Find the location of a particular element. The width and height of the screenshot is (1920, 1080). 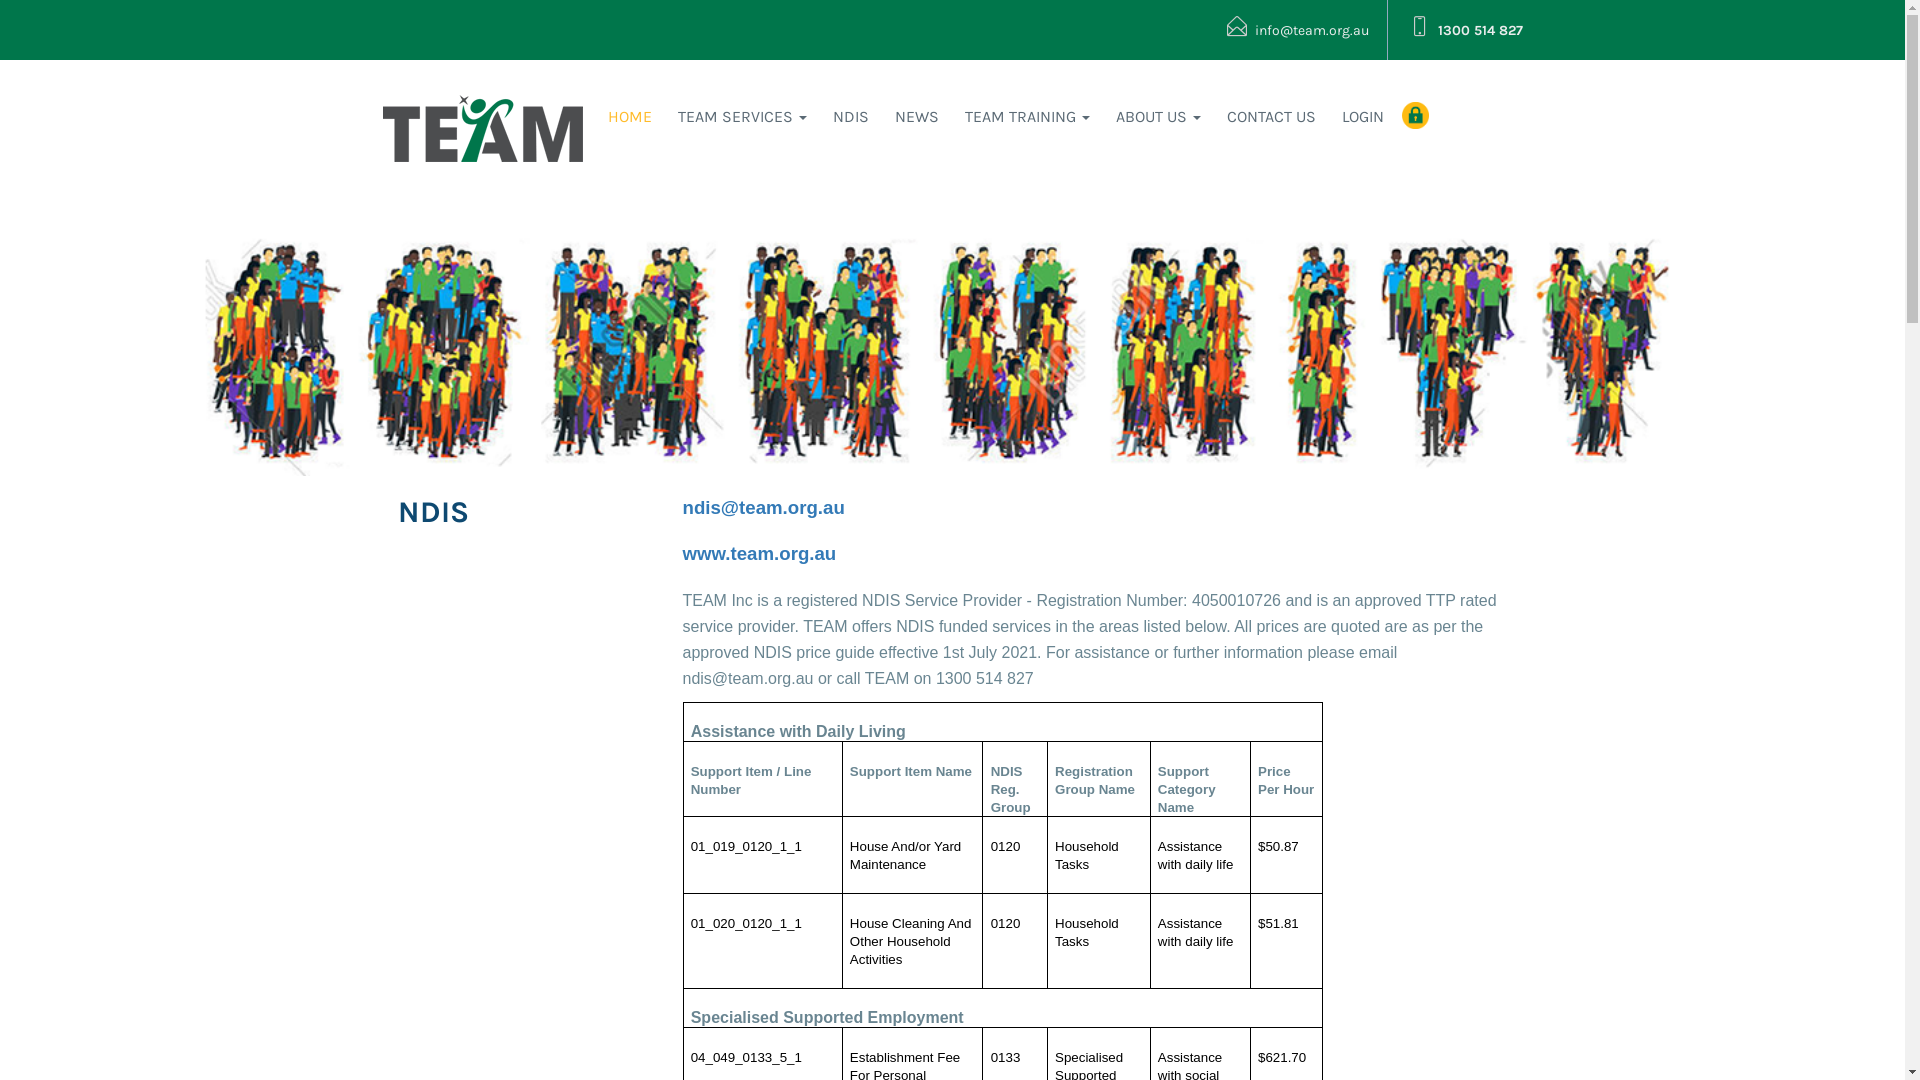

'CONTACT US' is located at coordinates (1270, 116).